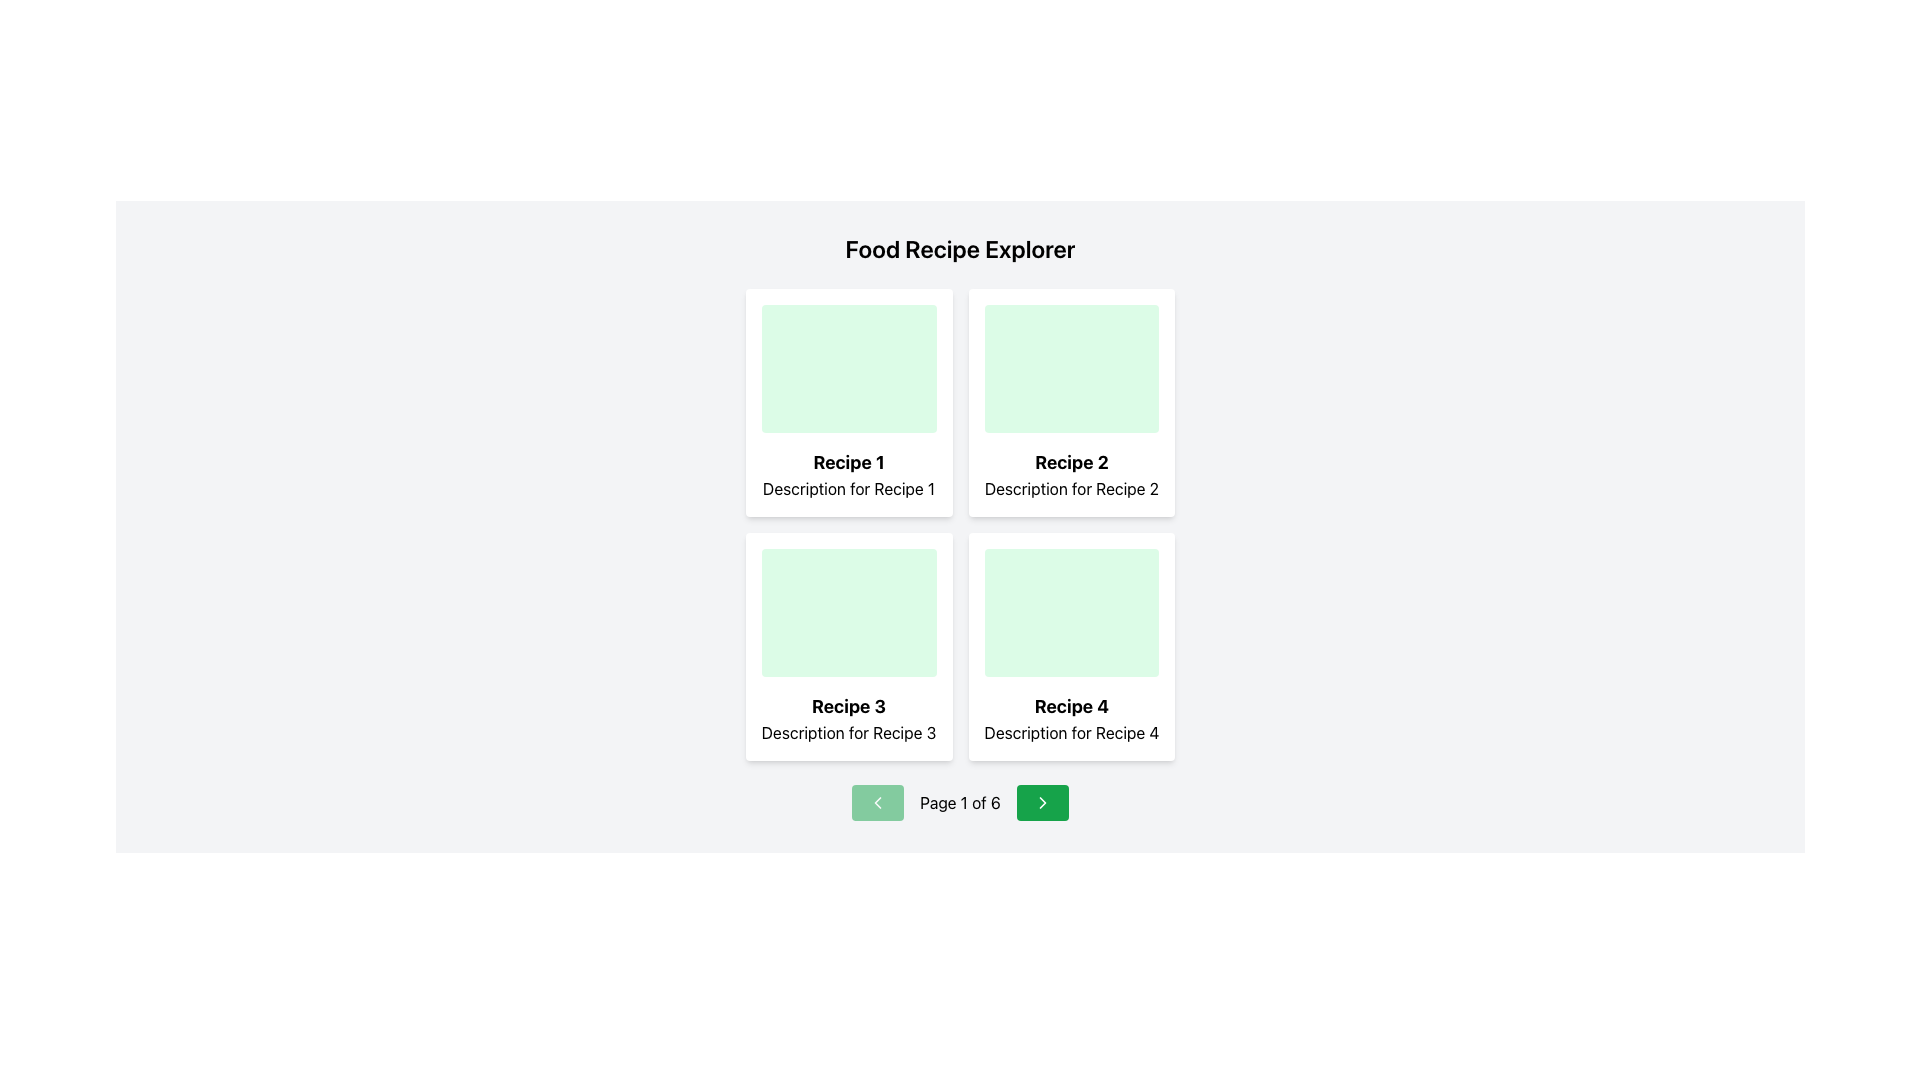  What do you see at coordinates (1070, 462) in the screenshot?
I see `text 'Recipe 2' displayed as a heading in the top-right card of a 2x2 grid layout` at bounding box center [1070, 462].